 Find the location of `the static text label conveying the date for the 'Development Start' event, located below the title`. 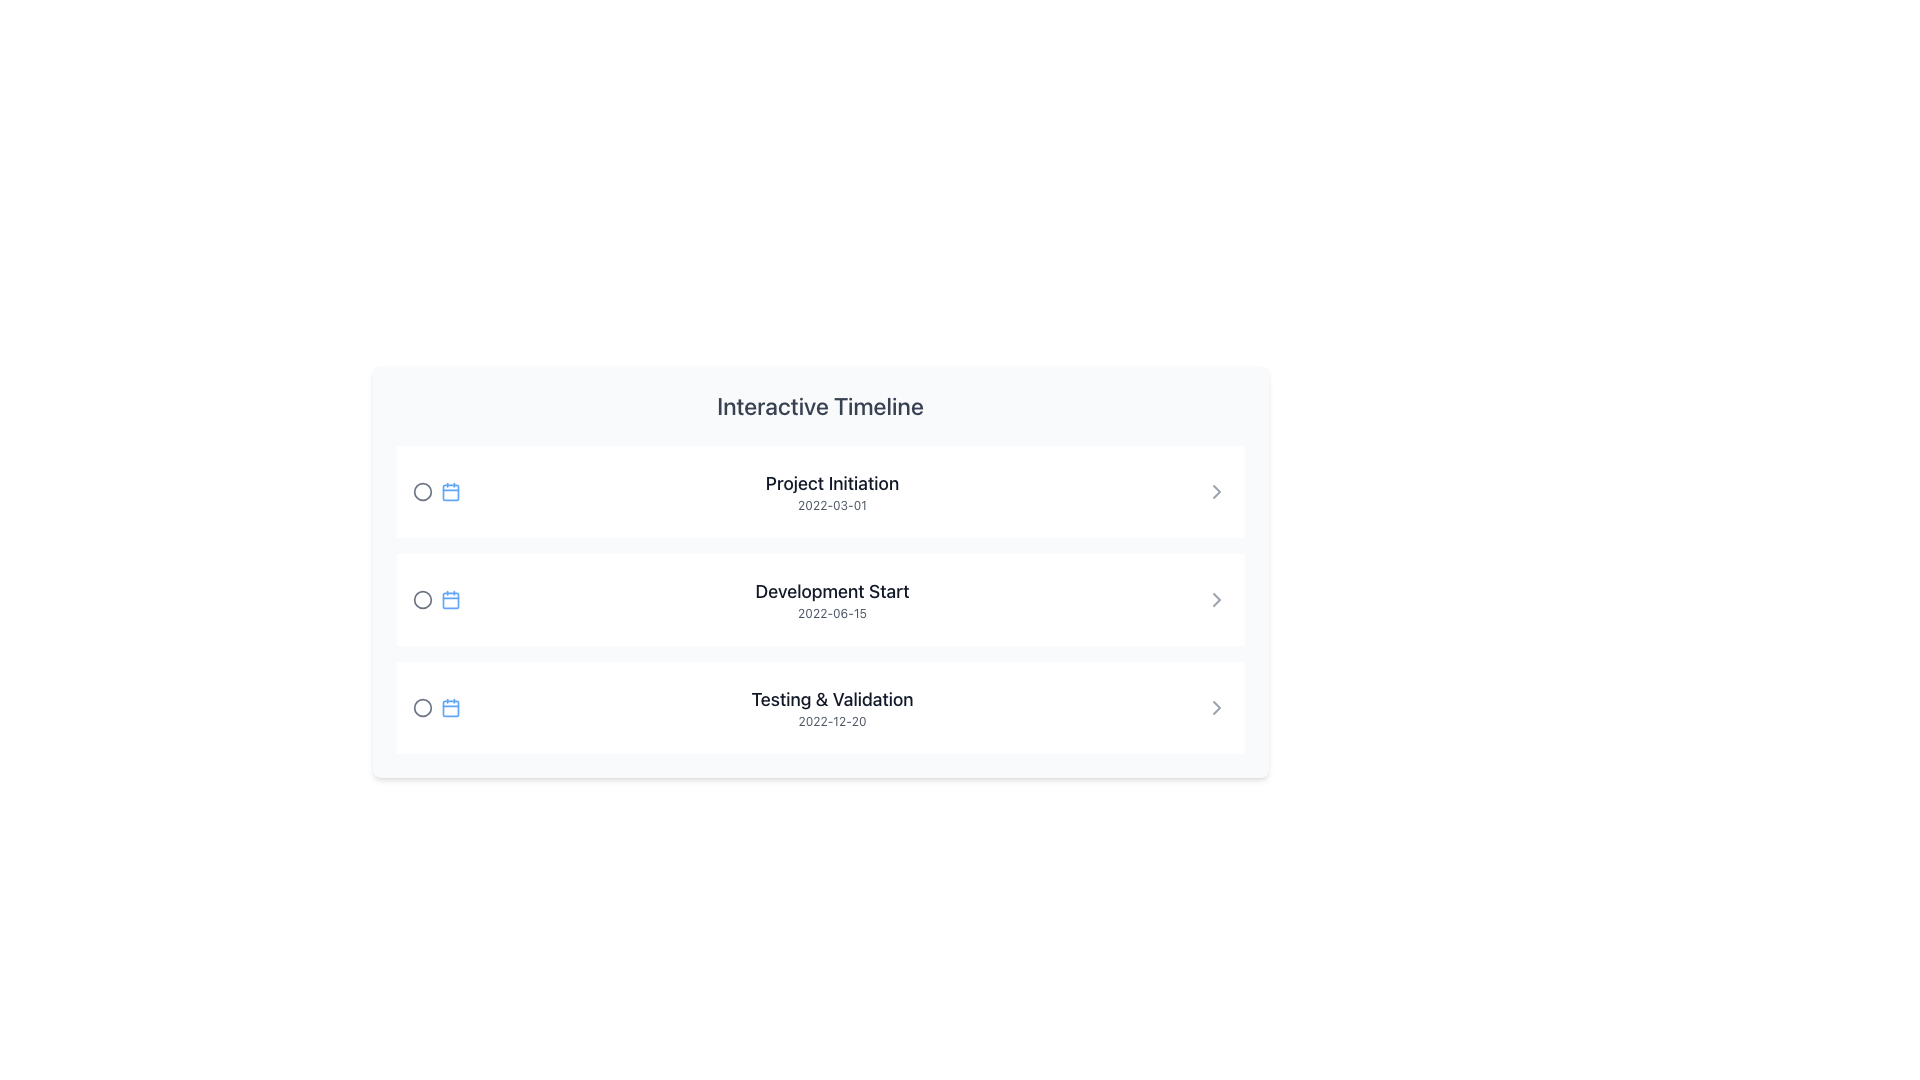

the static text label conveying the date for the 'Development Start' event, located below the title is located at coordinates (832, 612).